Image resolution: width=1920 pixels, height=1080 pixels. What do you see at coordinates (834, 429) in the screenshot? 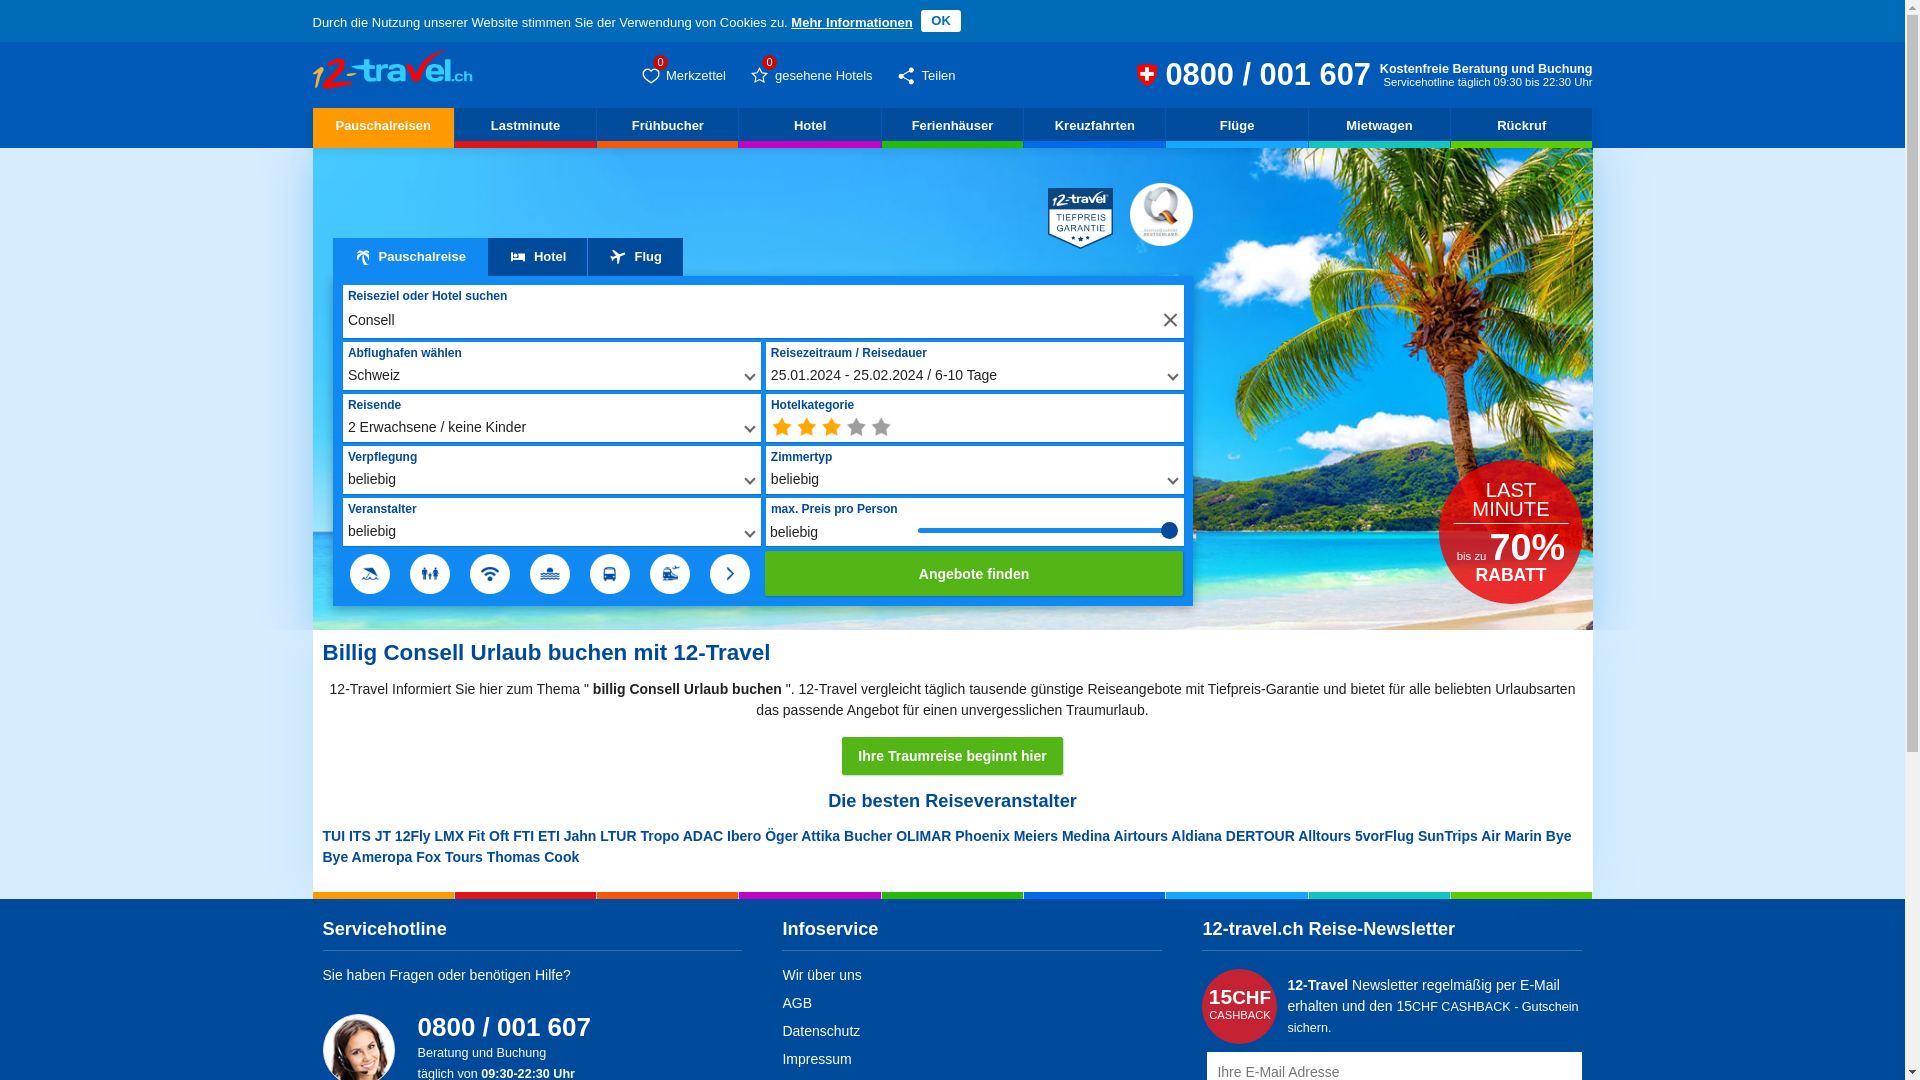
I see `'min. 3 Sterne'` at bounding box center [834, 429].